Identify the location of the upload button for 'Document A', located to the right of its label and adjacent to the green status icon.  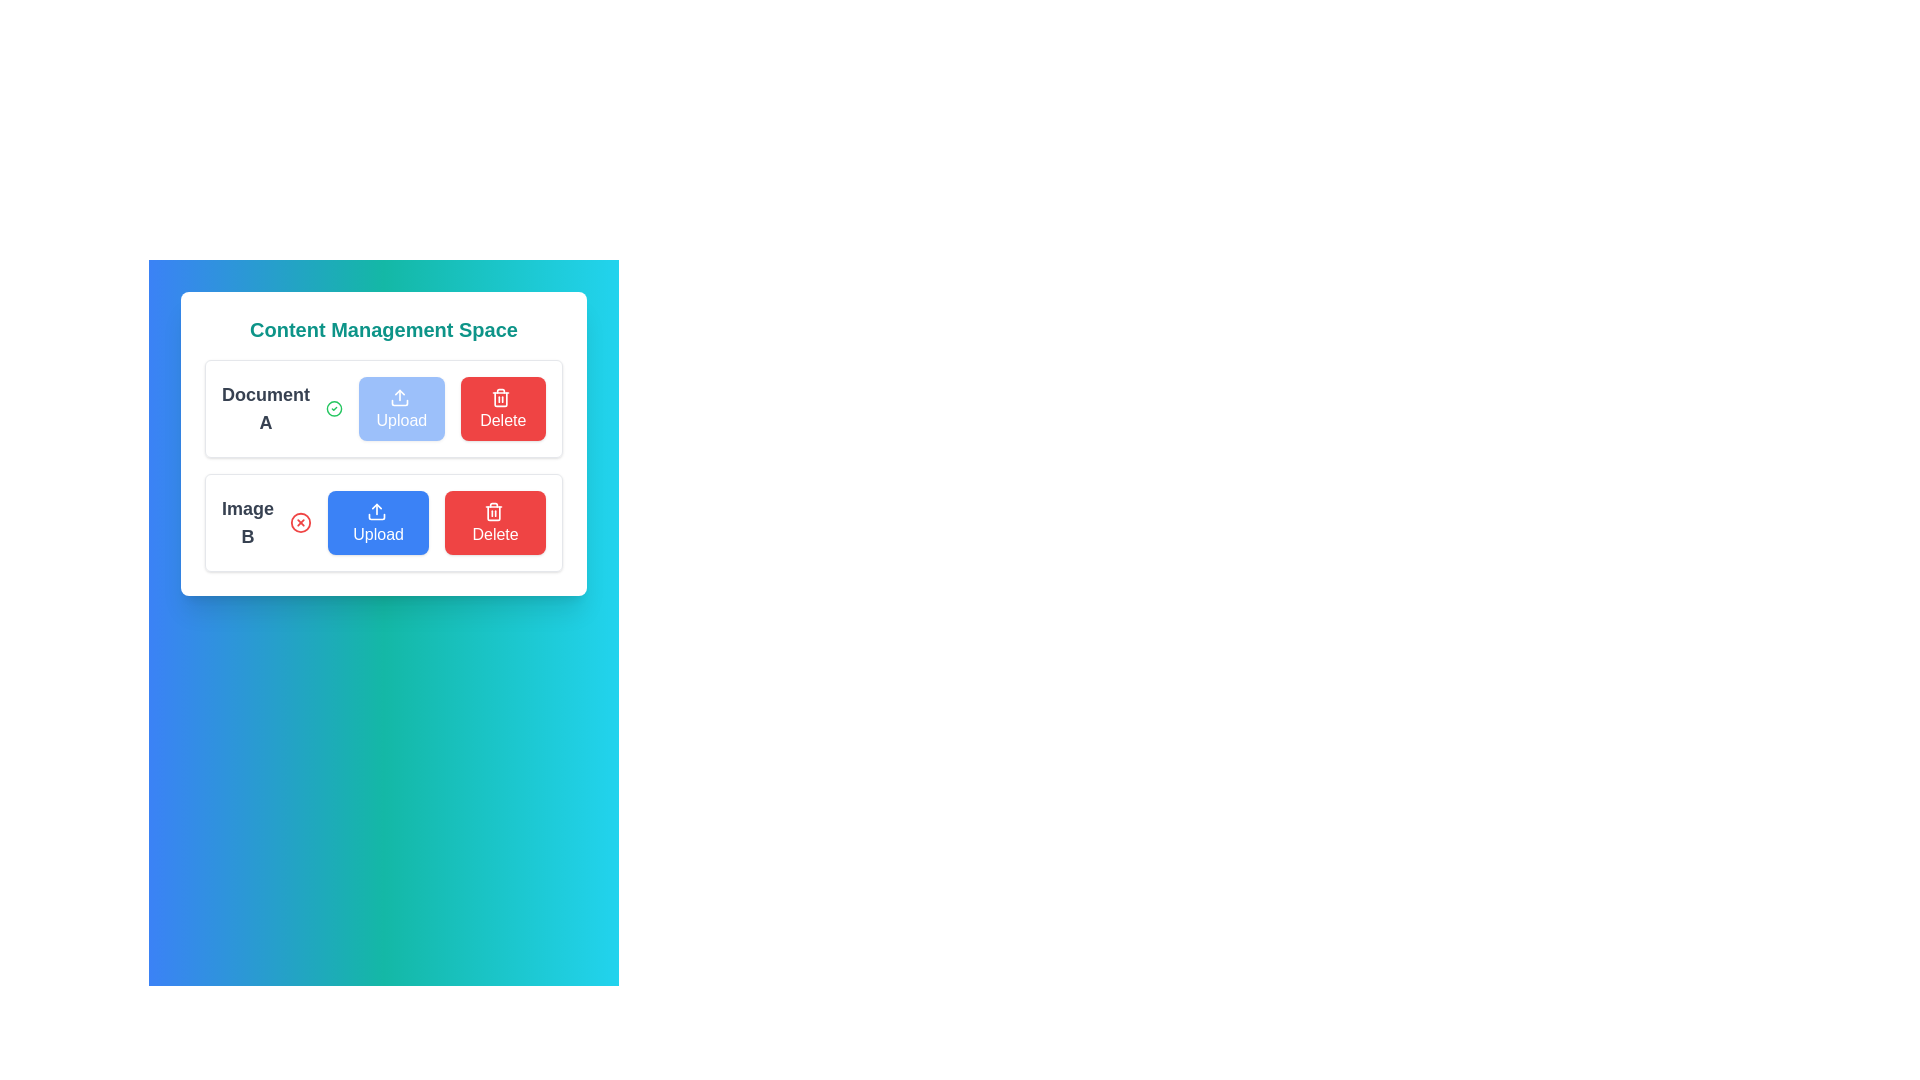
(400, 407).